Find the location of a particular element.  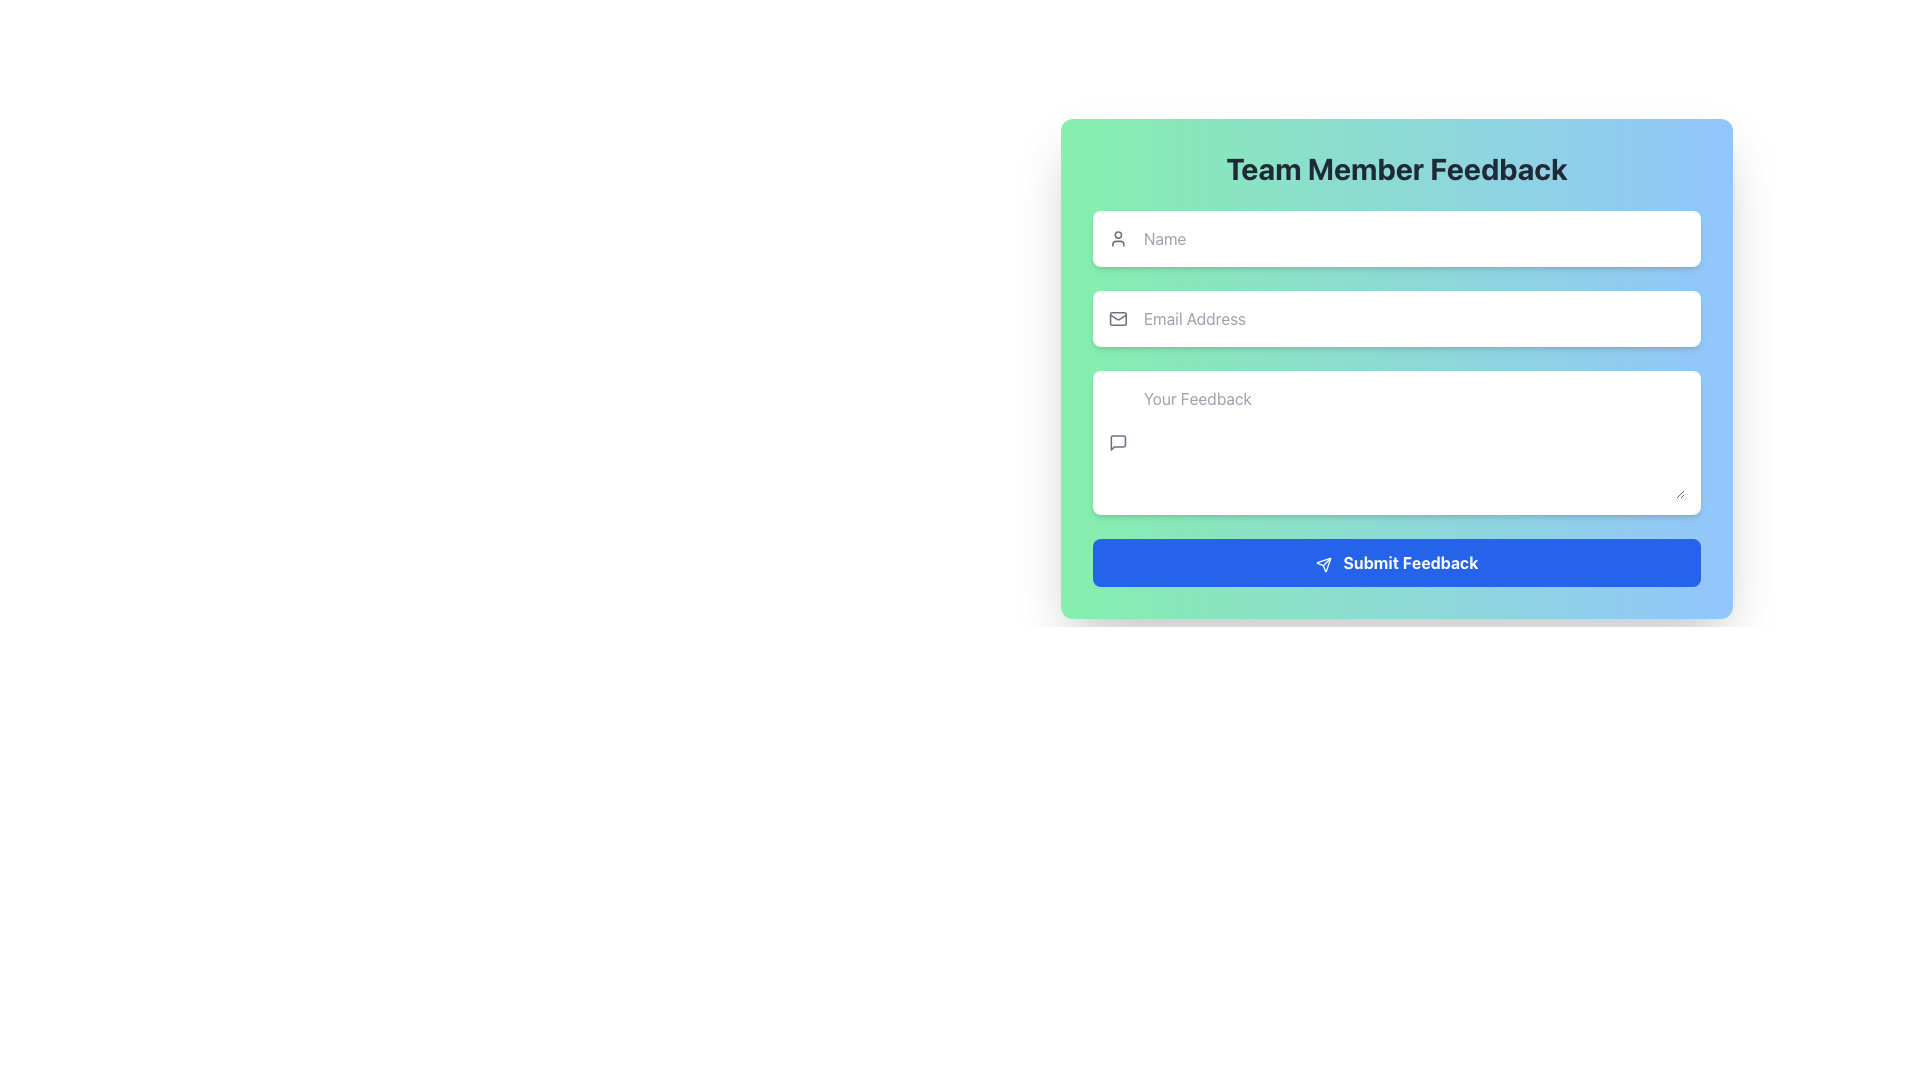

the 'send' icon located on the left side of the 'Submit Feedback' button at the bottom of the form is located at coordinates (1323, 564).